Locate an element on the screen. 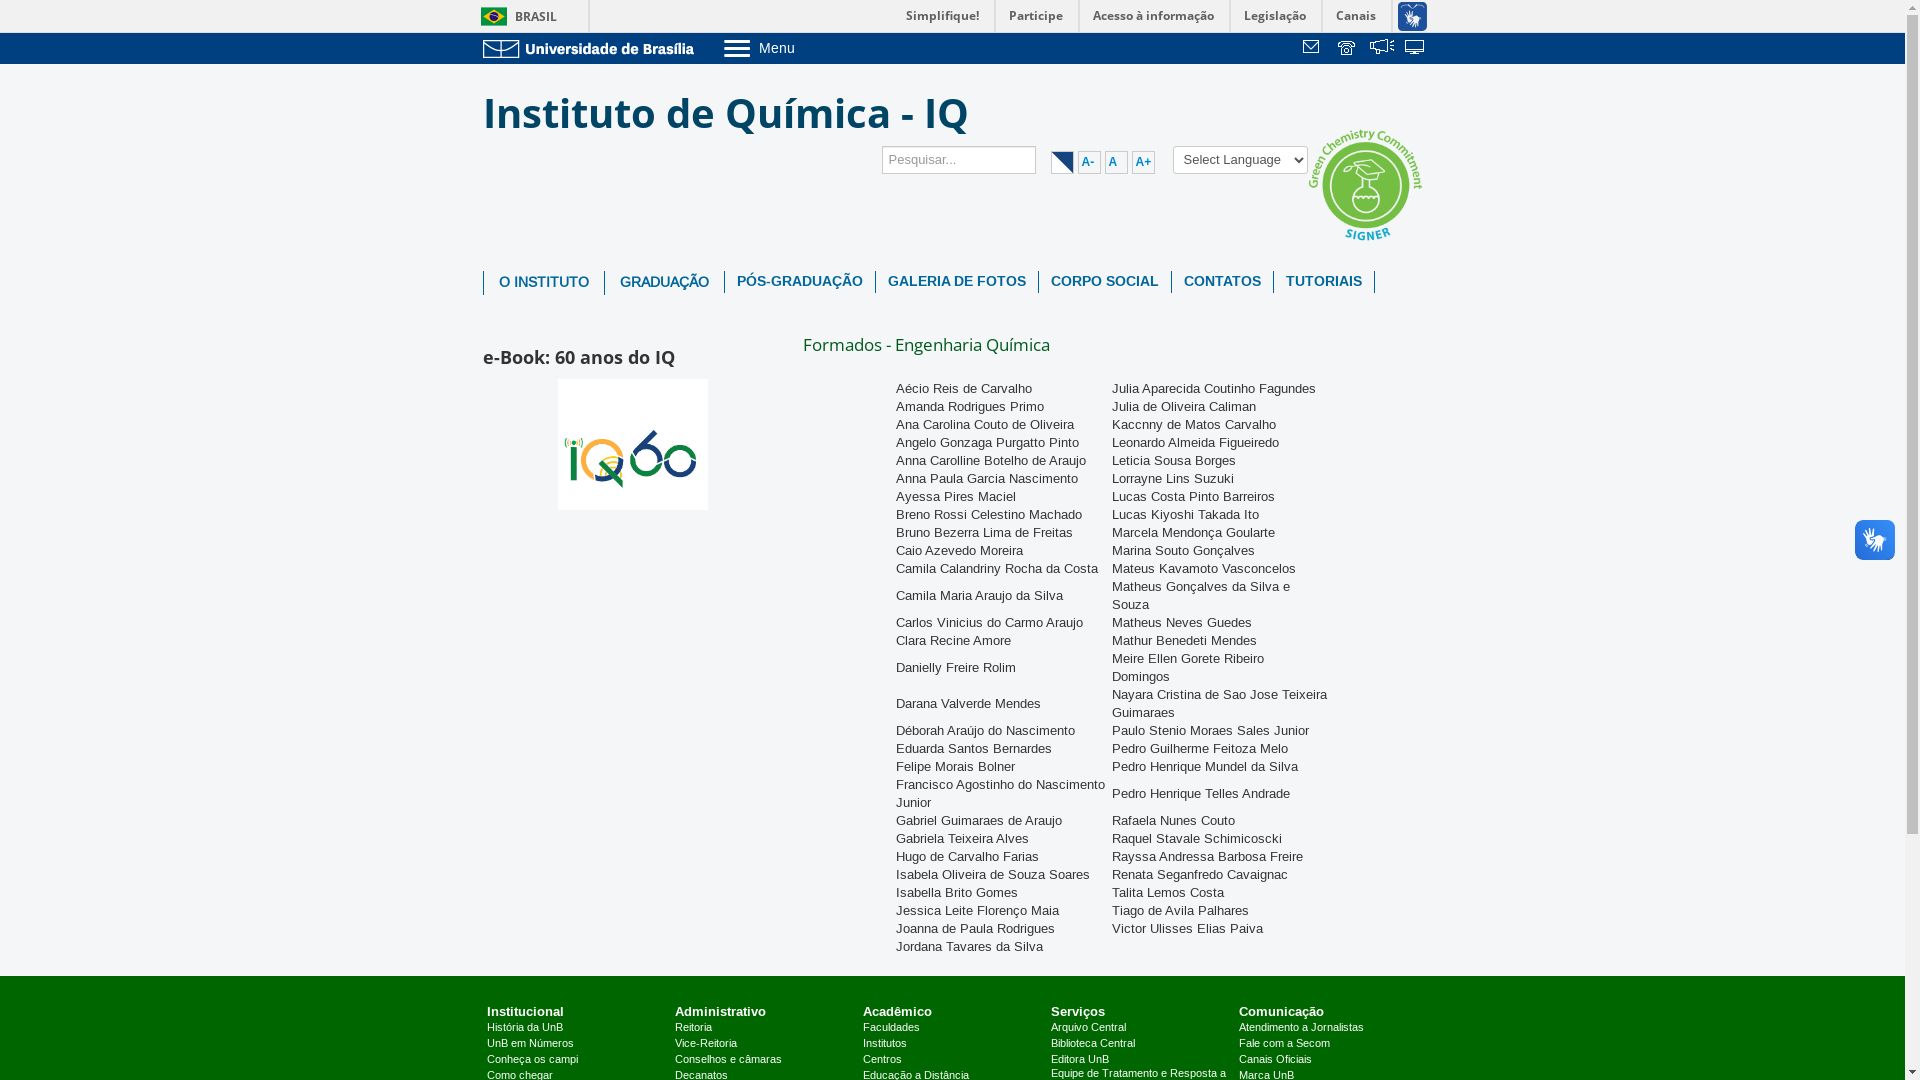 The height and width of the screenshot is (1080, 1920). 'Canais Oficiais' is located at coordinates (1274, 1059).